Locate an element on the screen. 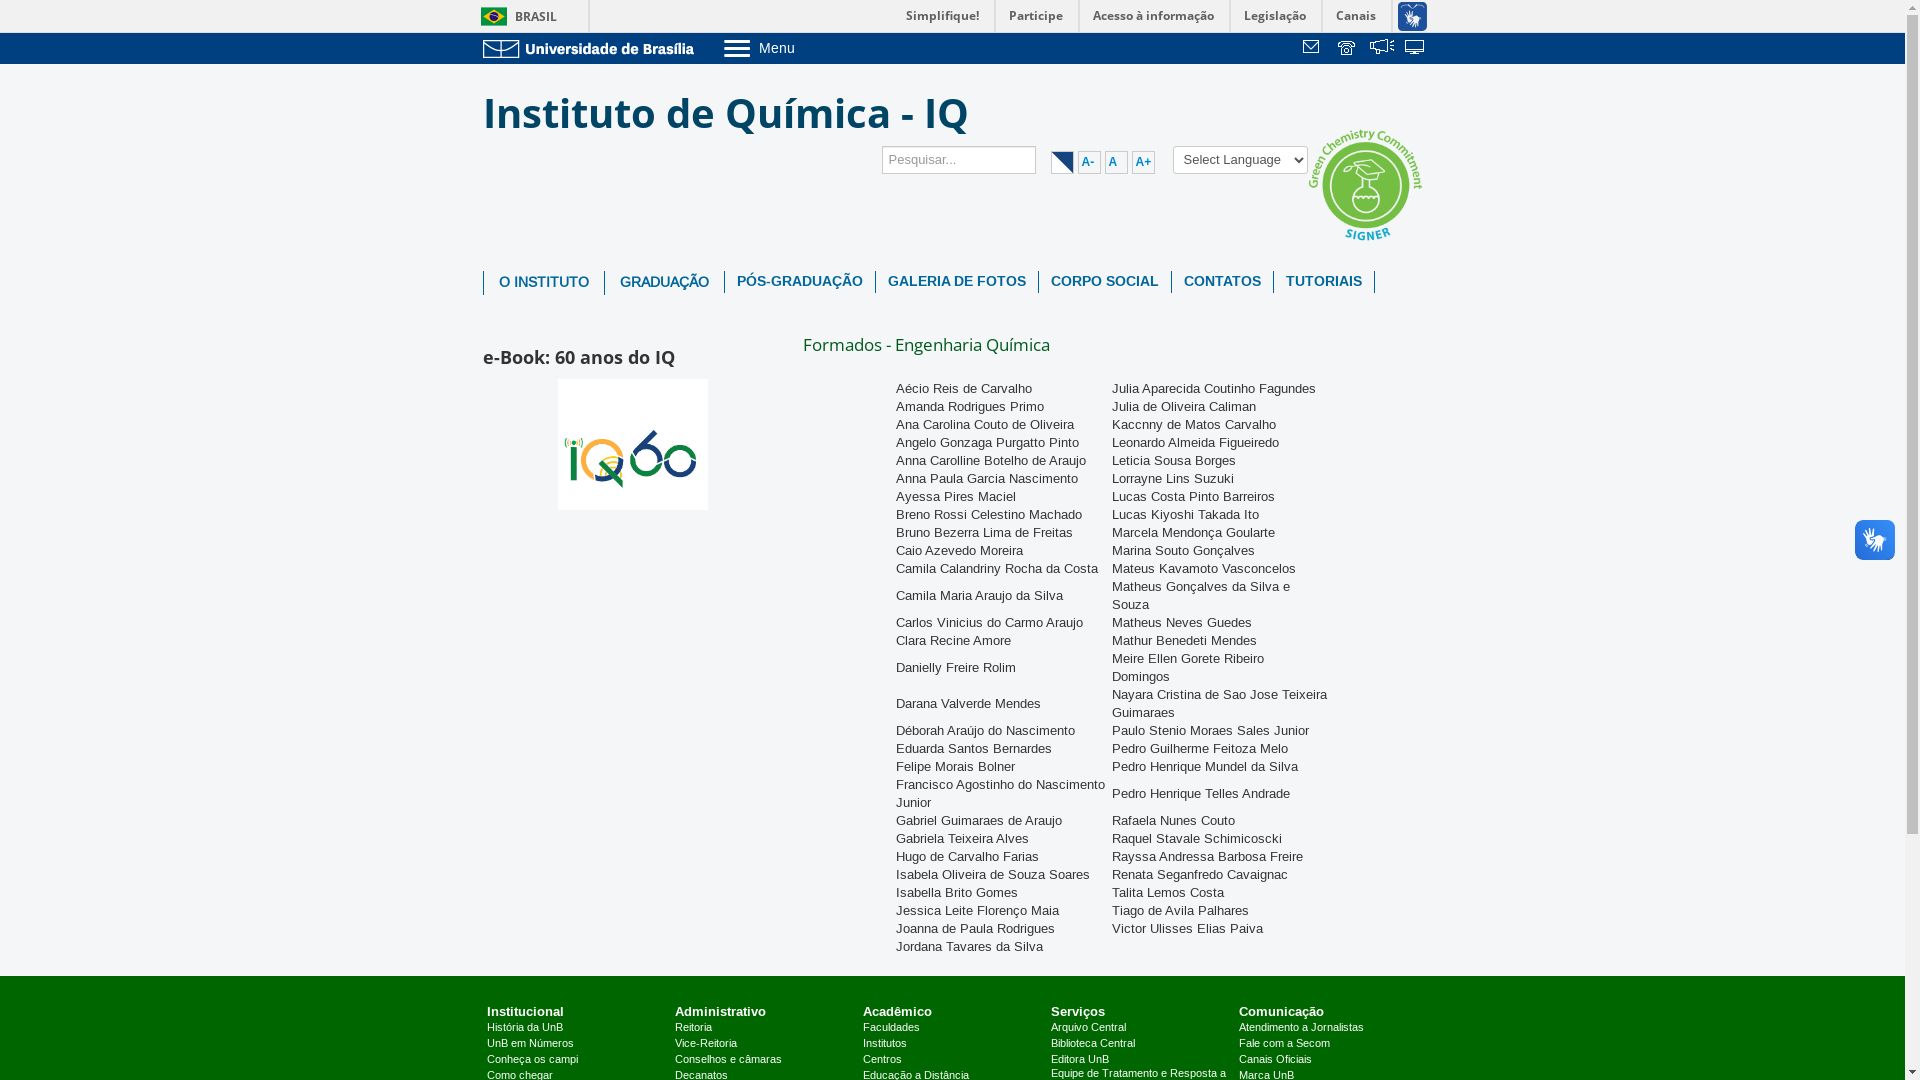 The height and width of the screenshot is (1080, 1920). 'Canais Oficiais' is located at coordinates (1274, 1059).